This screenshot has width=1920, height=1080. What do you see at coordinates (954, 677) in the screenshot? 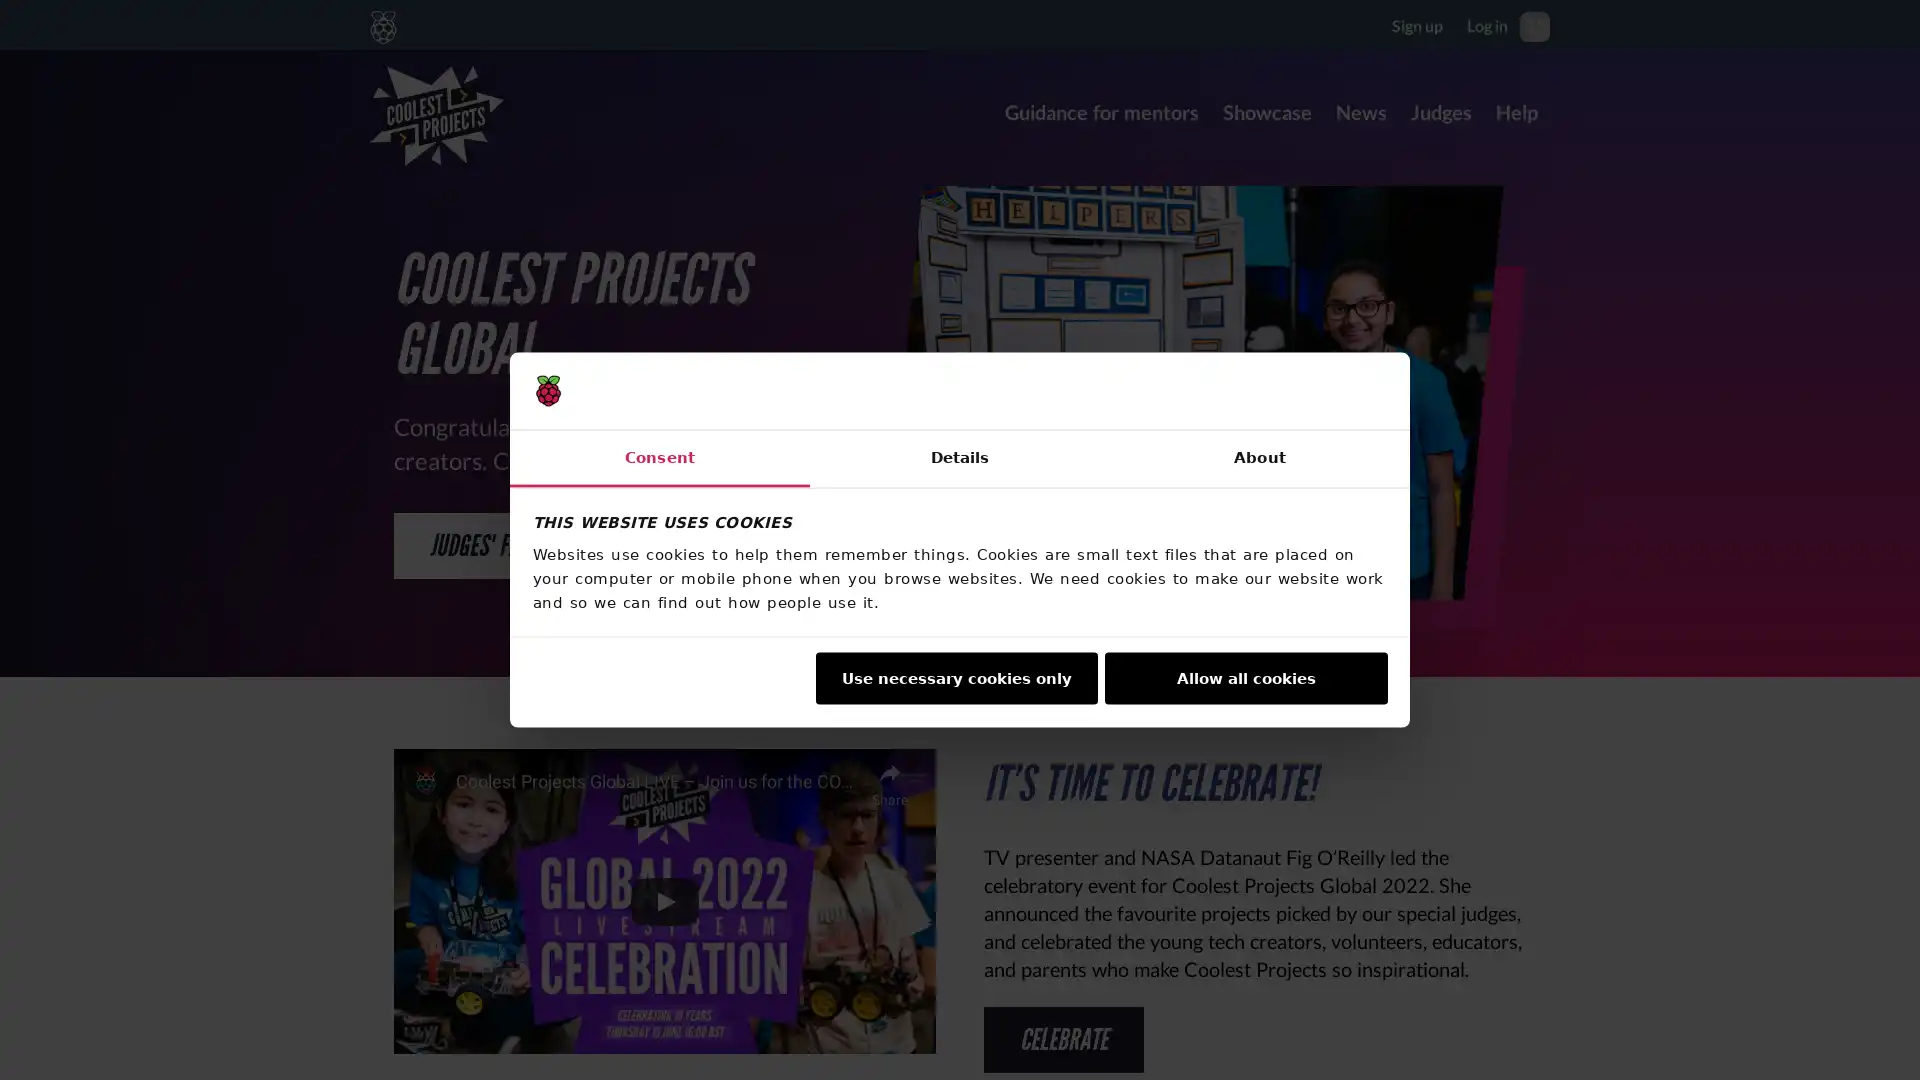
I see `Use necessary cookies only` at bounding box center [954, 677].